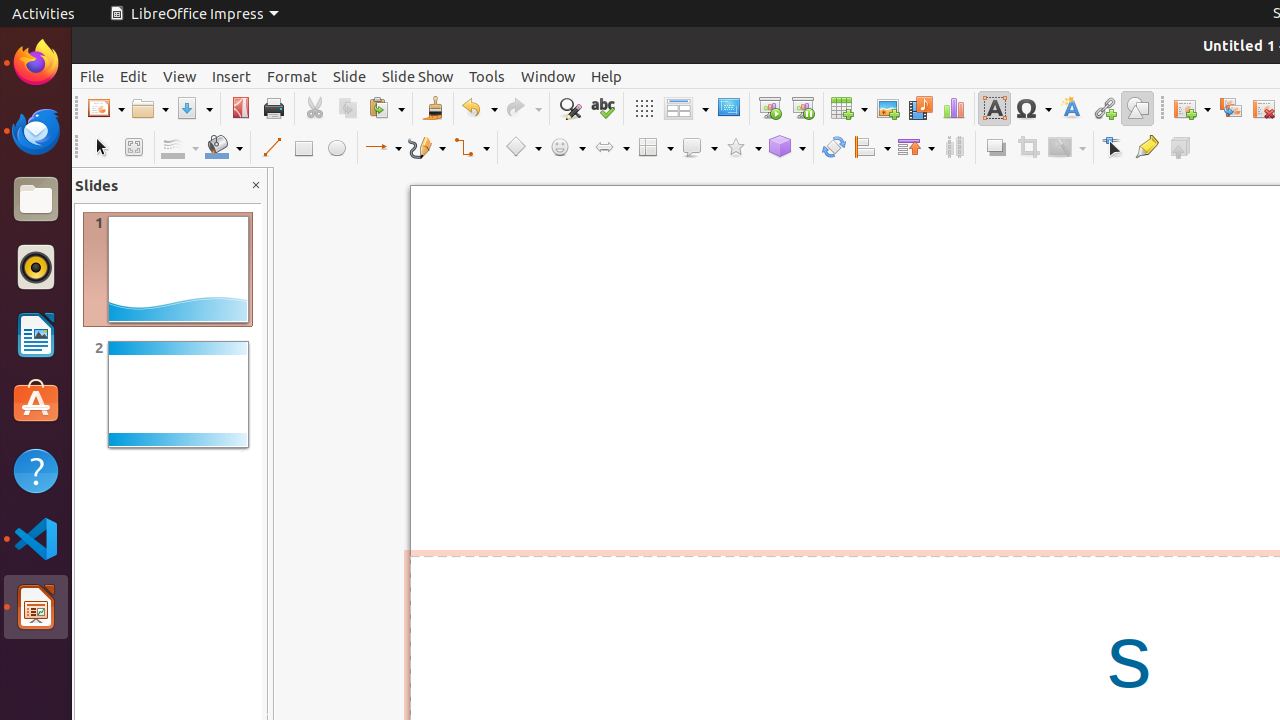 The image size is (1280, 720). What do you see at coordinates (35, 265) in the screenshot?
I see `'Rhythmbox'` at bounding box center [35, 265].